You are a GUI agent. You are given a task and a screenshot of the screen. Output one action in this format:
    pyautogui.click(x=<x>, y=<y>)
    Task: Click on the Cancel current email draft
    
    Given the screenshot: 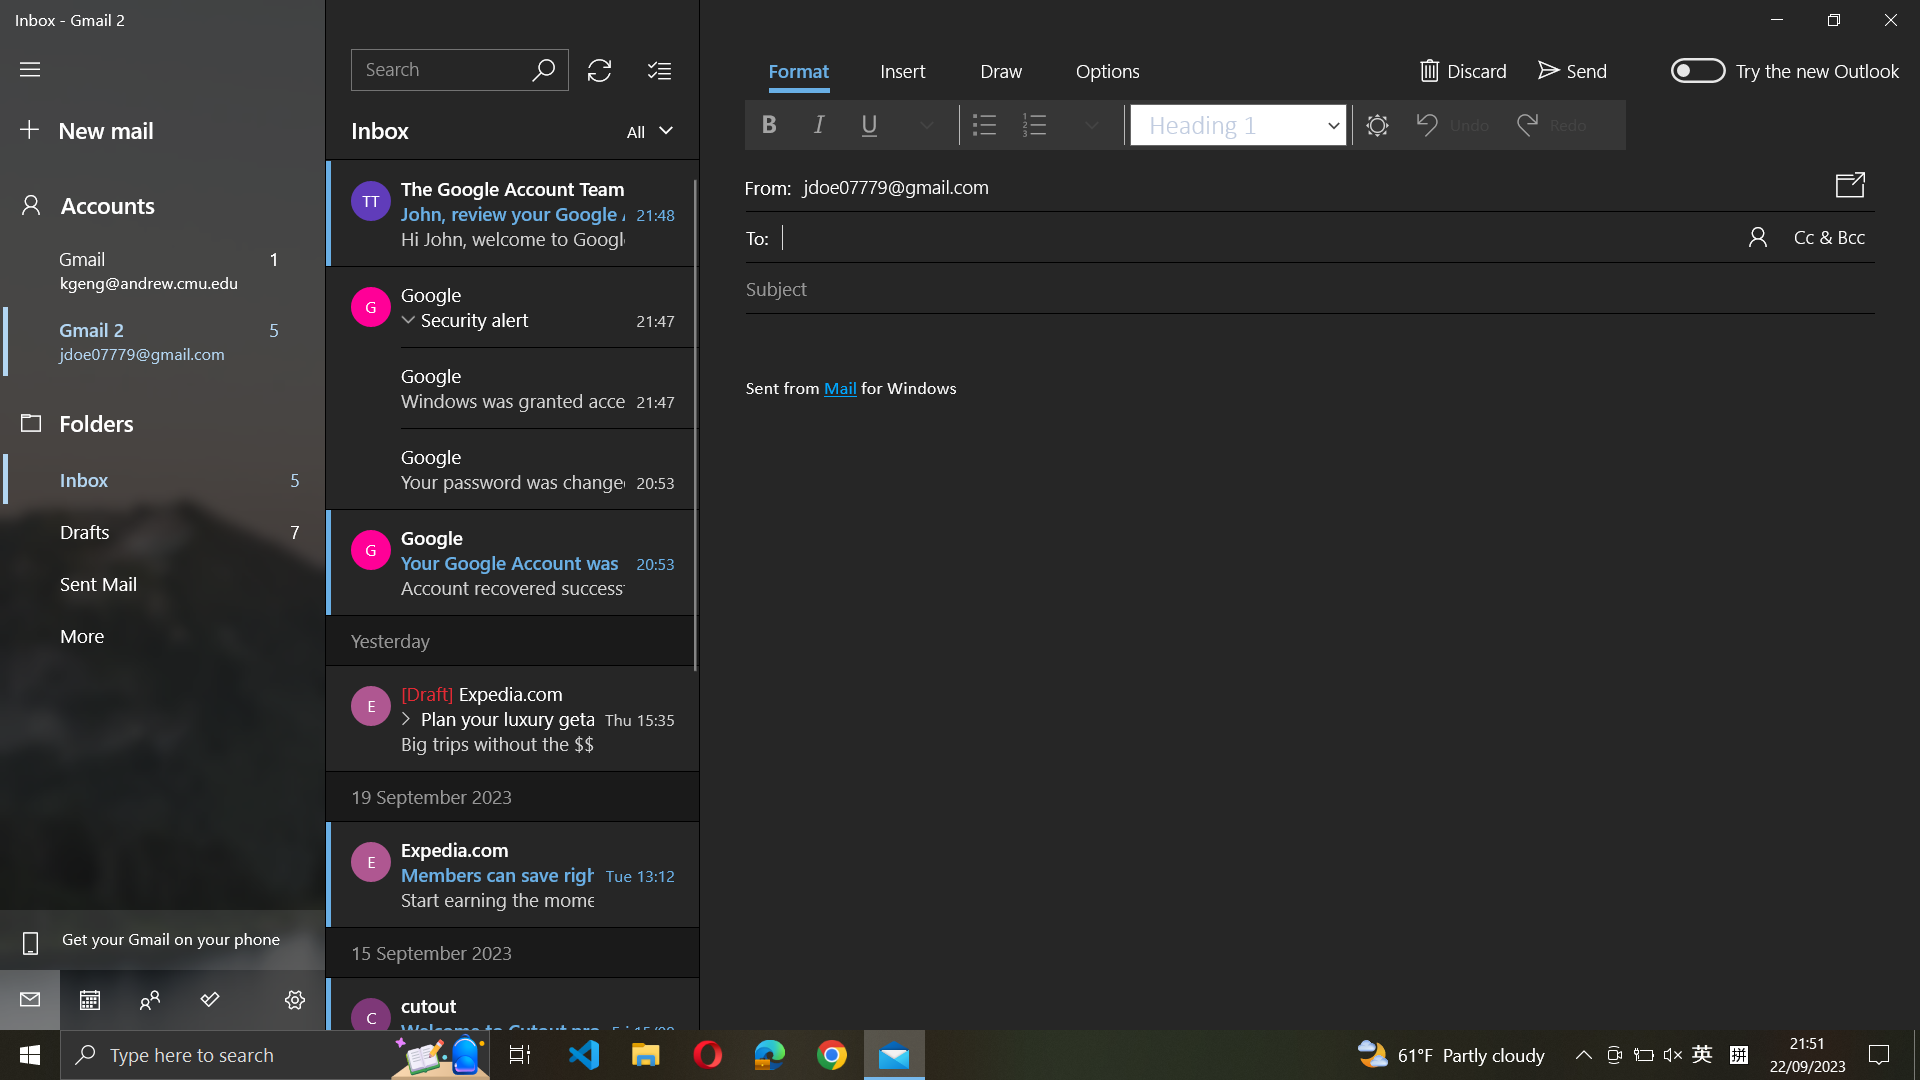 What is the action you would take?
    pyautogui.click(x=1462, y=67)
    